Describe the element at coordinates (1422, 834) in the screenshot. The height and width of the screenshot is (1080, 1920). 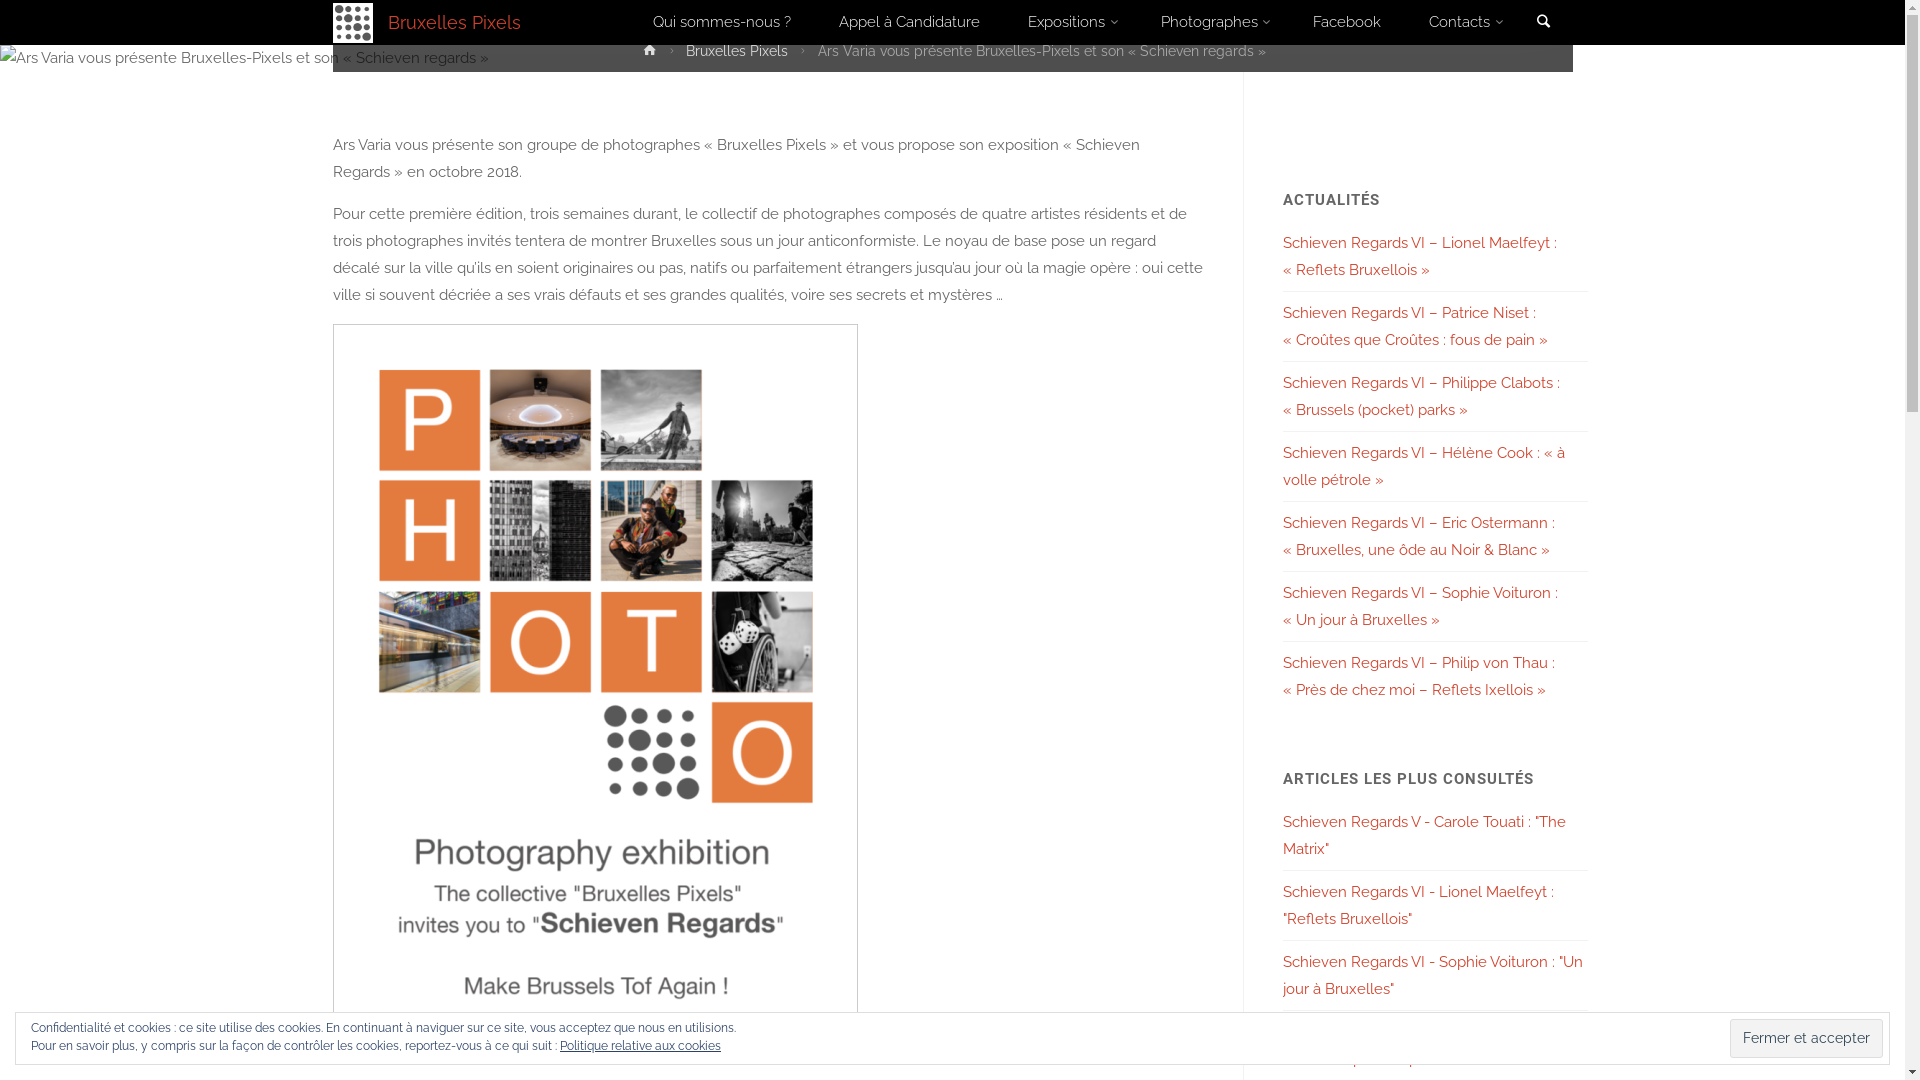
I see `'Schieven Regards V - Carole Touati : "The Matrix"'` at that location.